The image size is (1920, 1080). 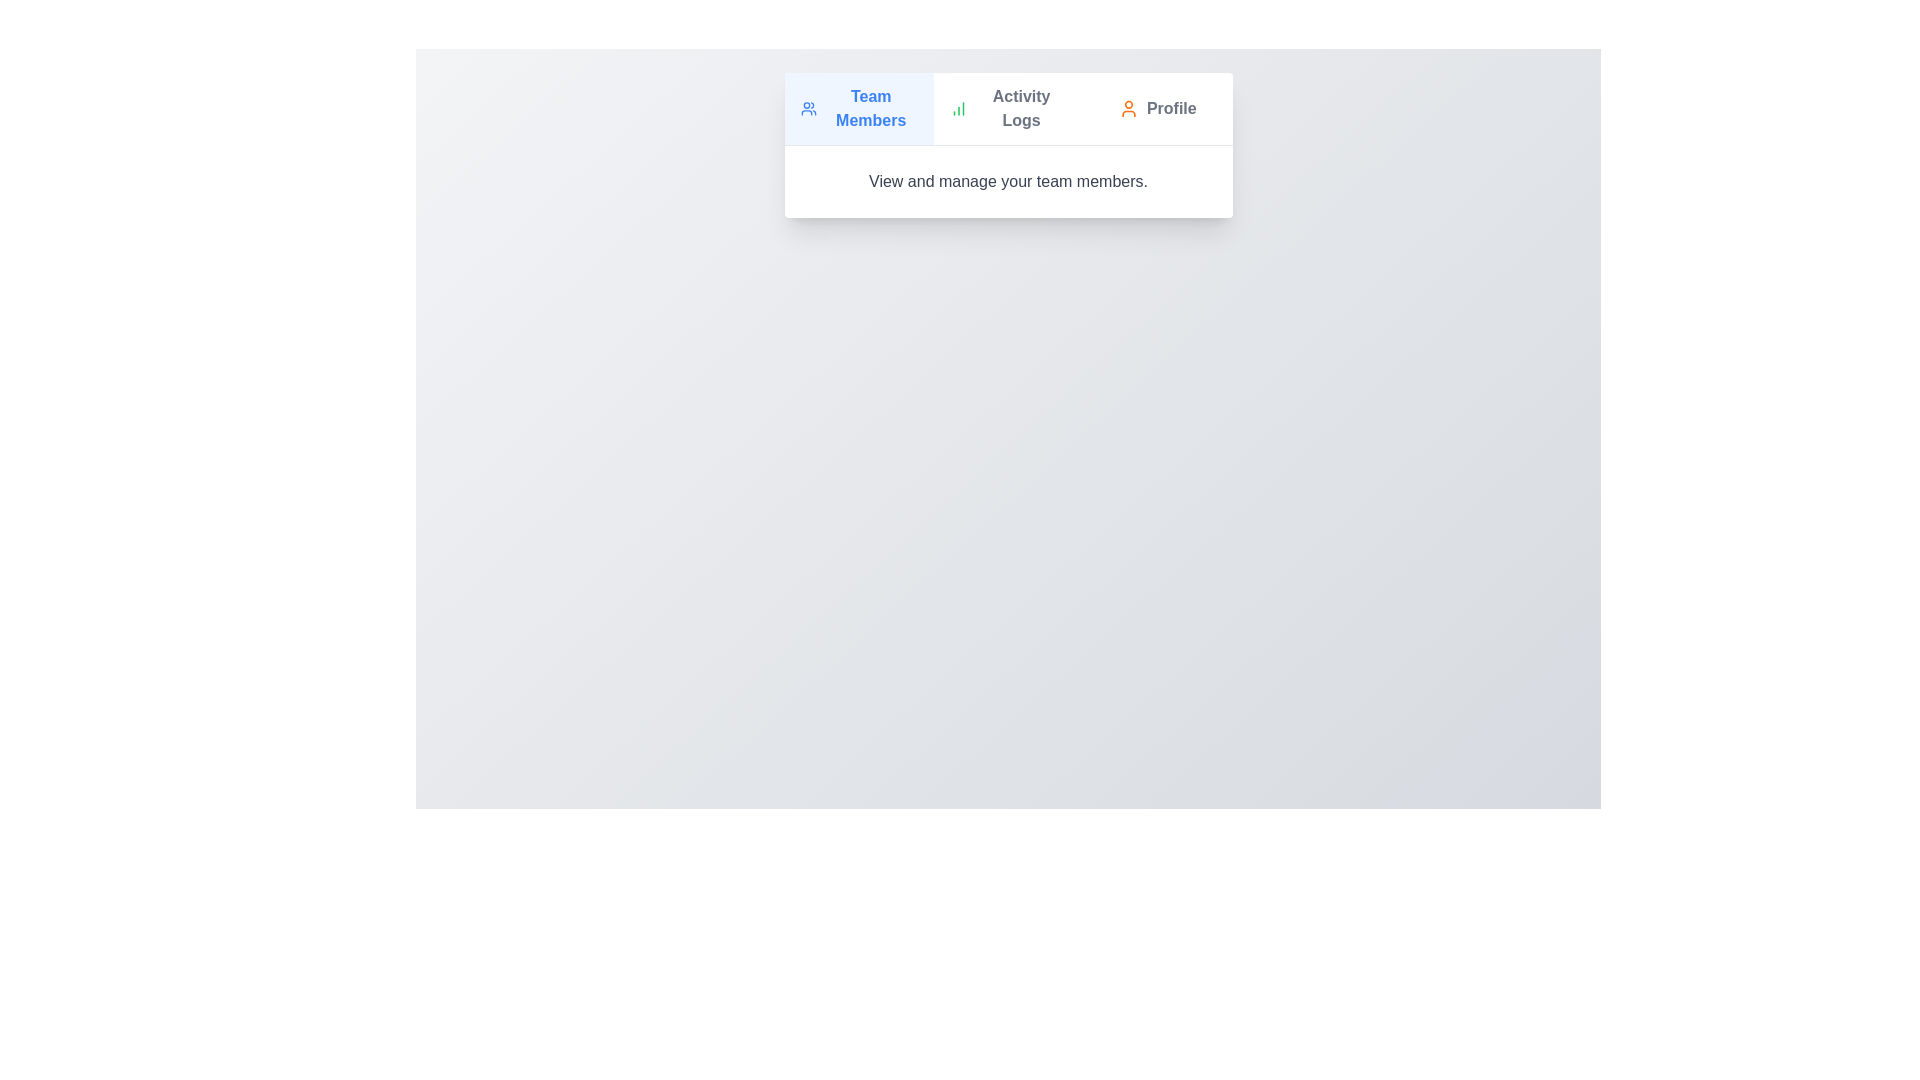 What do you see at coordinates (1008, 108) in the screenshot?
I see `the tab labeled Activity Logs` at bounding box center [1008, 108].